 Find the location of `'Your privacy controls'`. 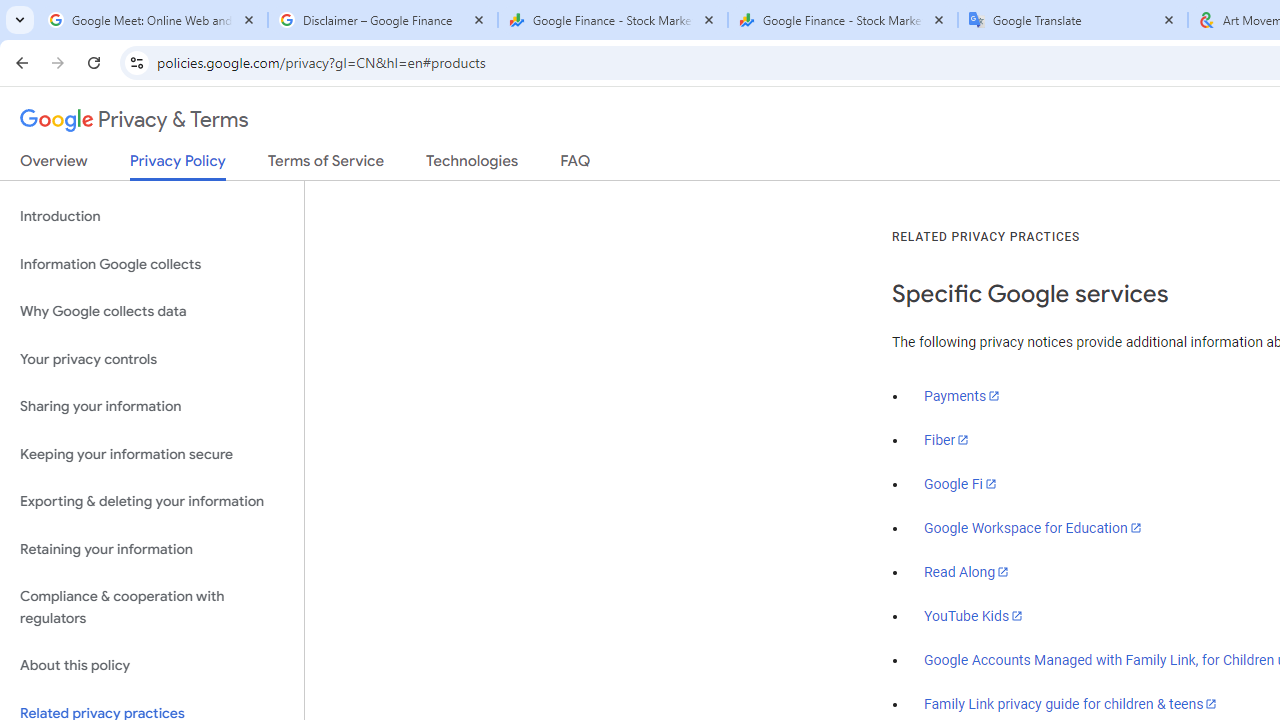

'Your privacy controls' is located at coordinates (151, 358).